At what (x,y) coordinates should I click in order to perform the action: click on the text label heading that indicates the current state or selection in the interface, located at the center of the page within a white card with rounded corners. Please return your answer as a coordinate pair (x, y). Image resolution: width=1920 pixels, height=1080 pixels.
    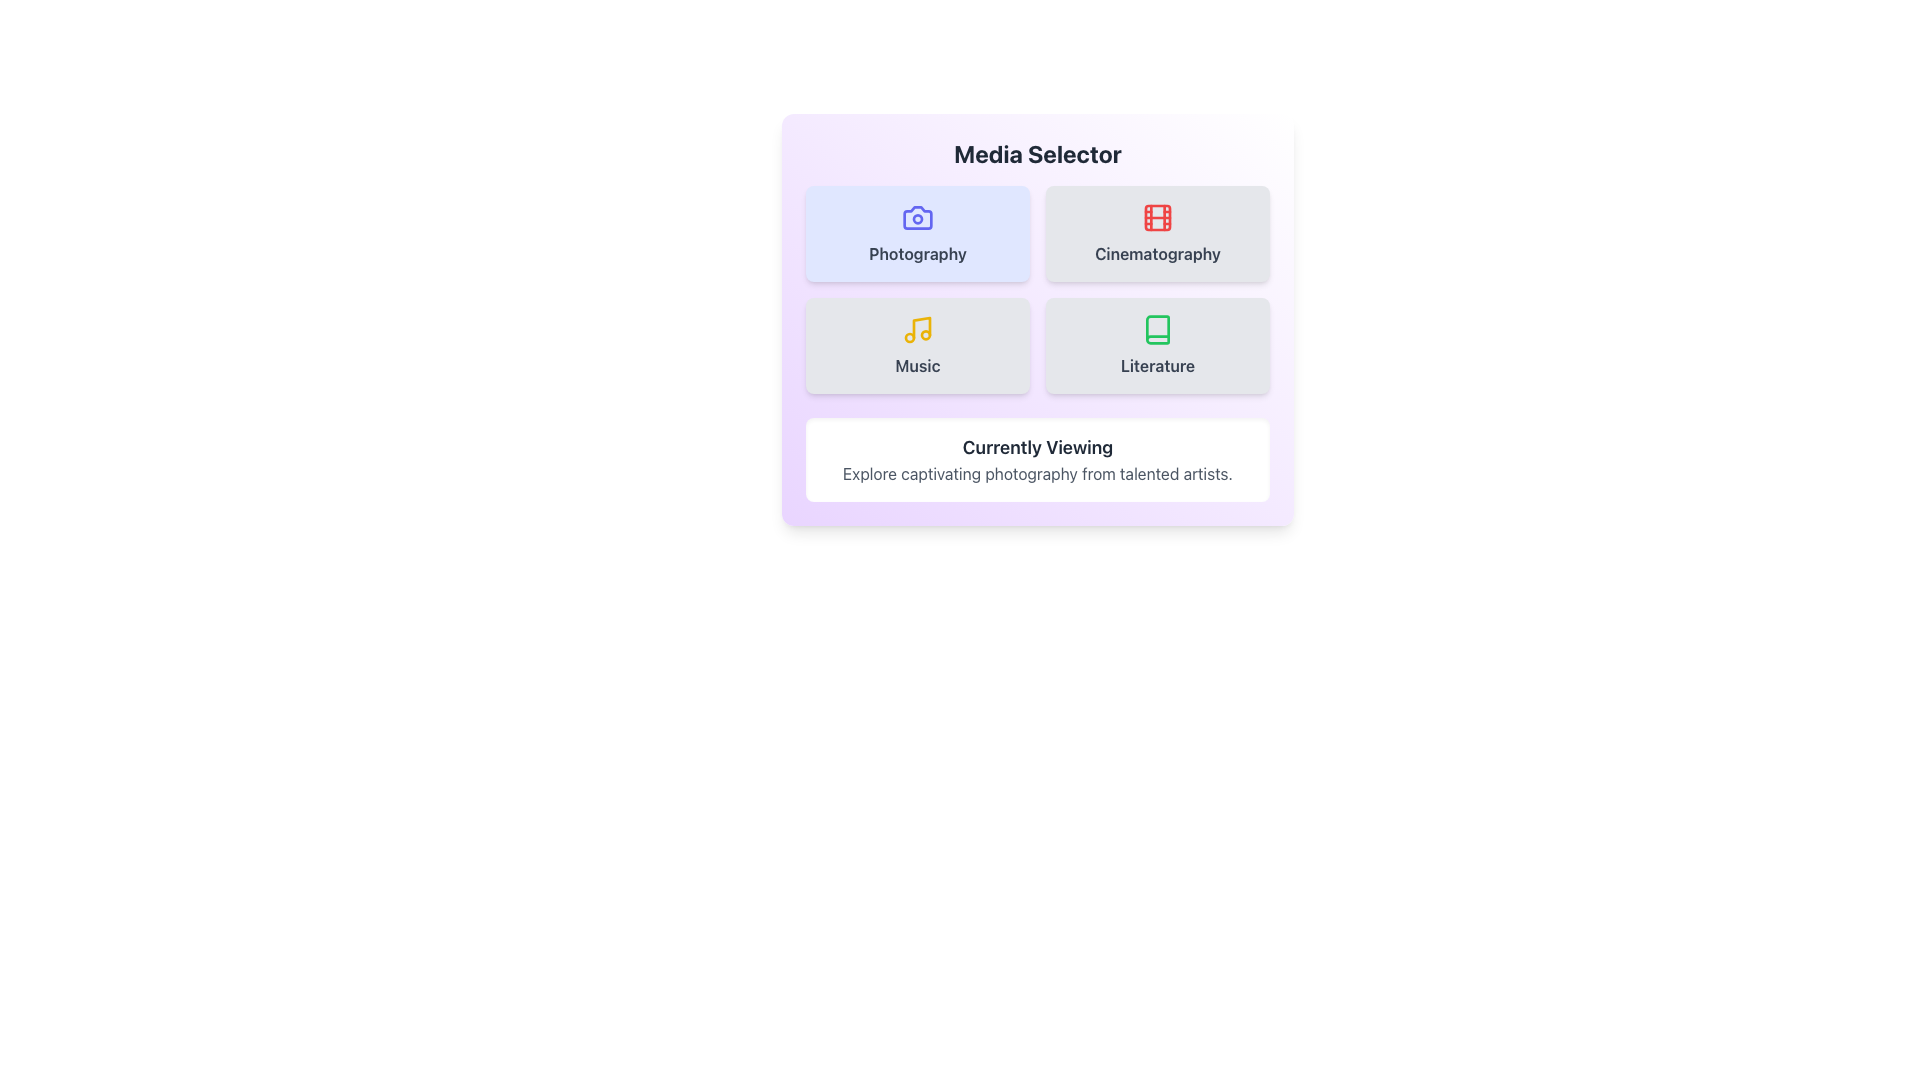
    Looking at the image, I should click on (1037, 446).